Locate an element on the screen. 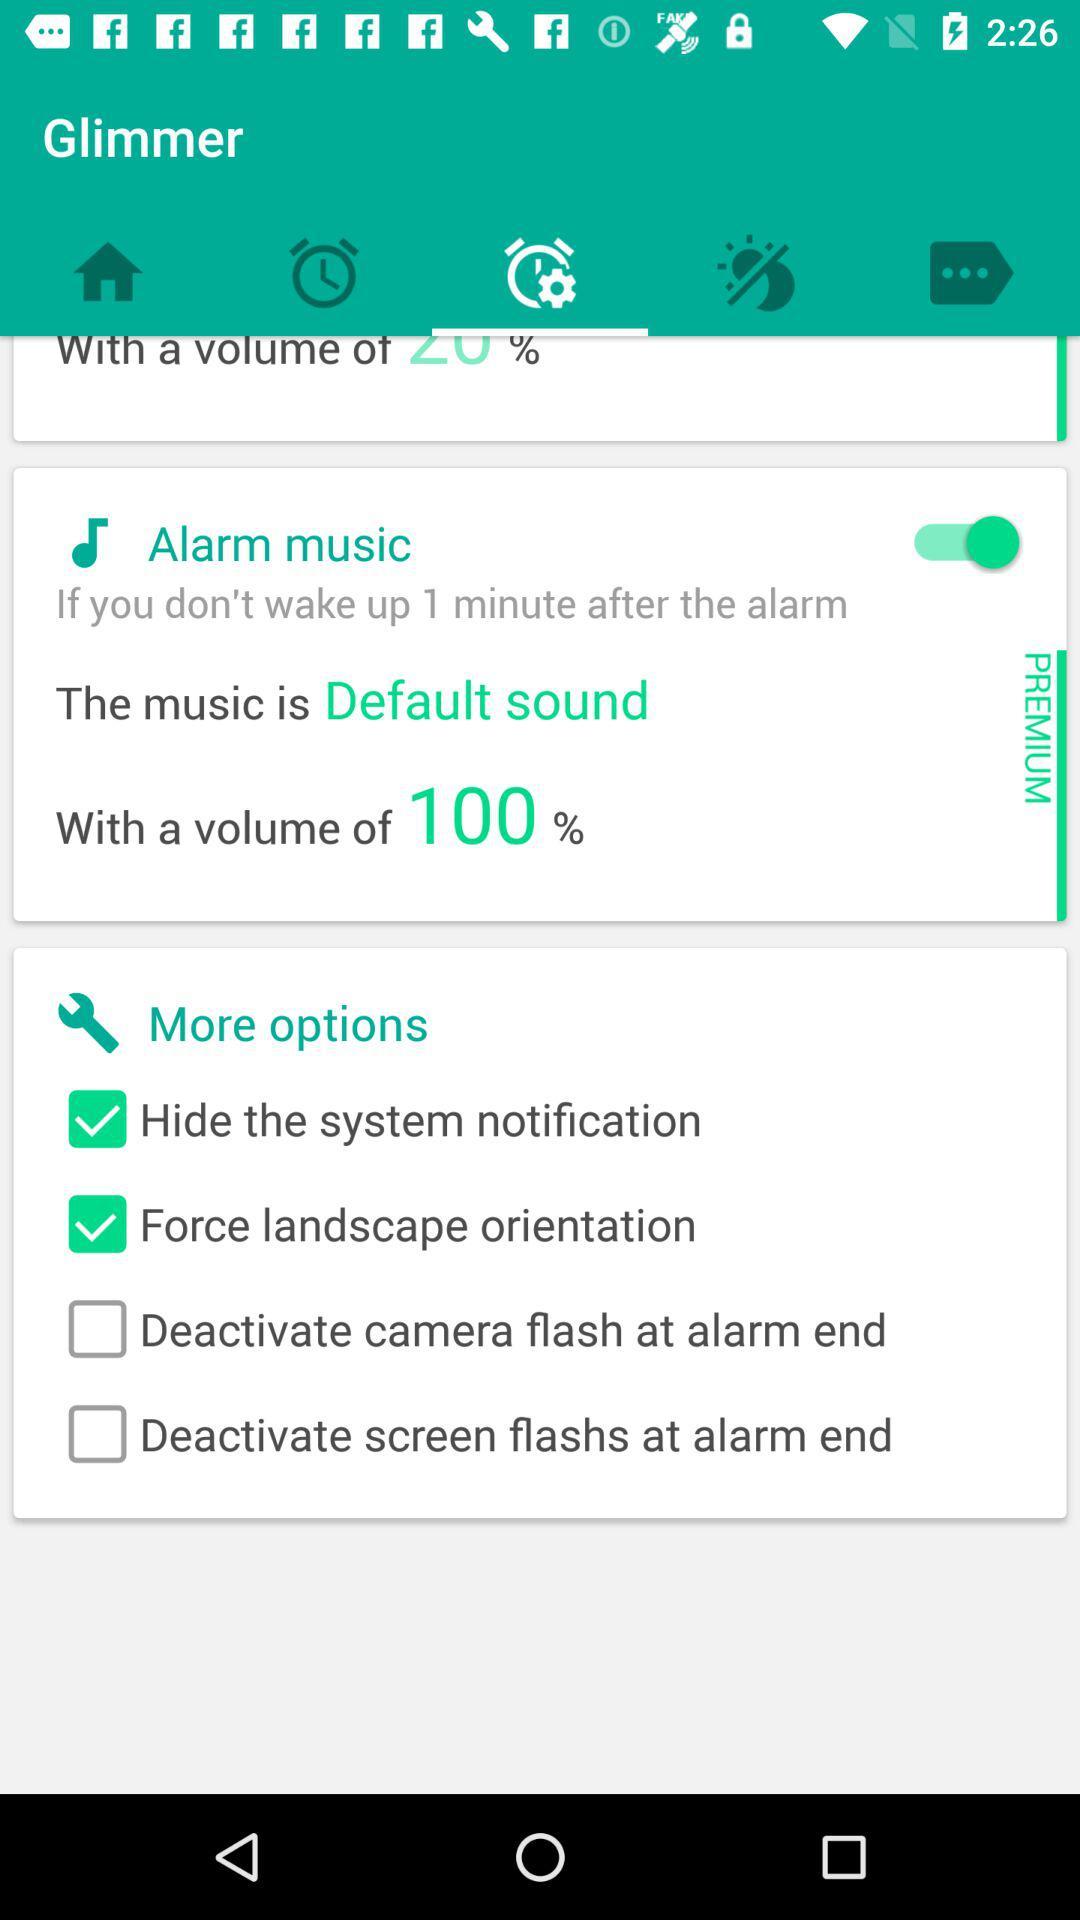 This screenshot has width=1080, height=1920. item below the deactivate camera flash icon is located at coordinates (540, 1433).